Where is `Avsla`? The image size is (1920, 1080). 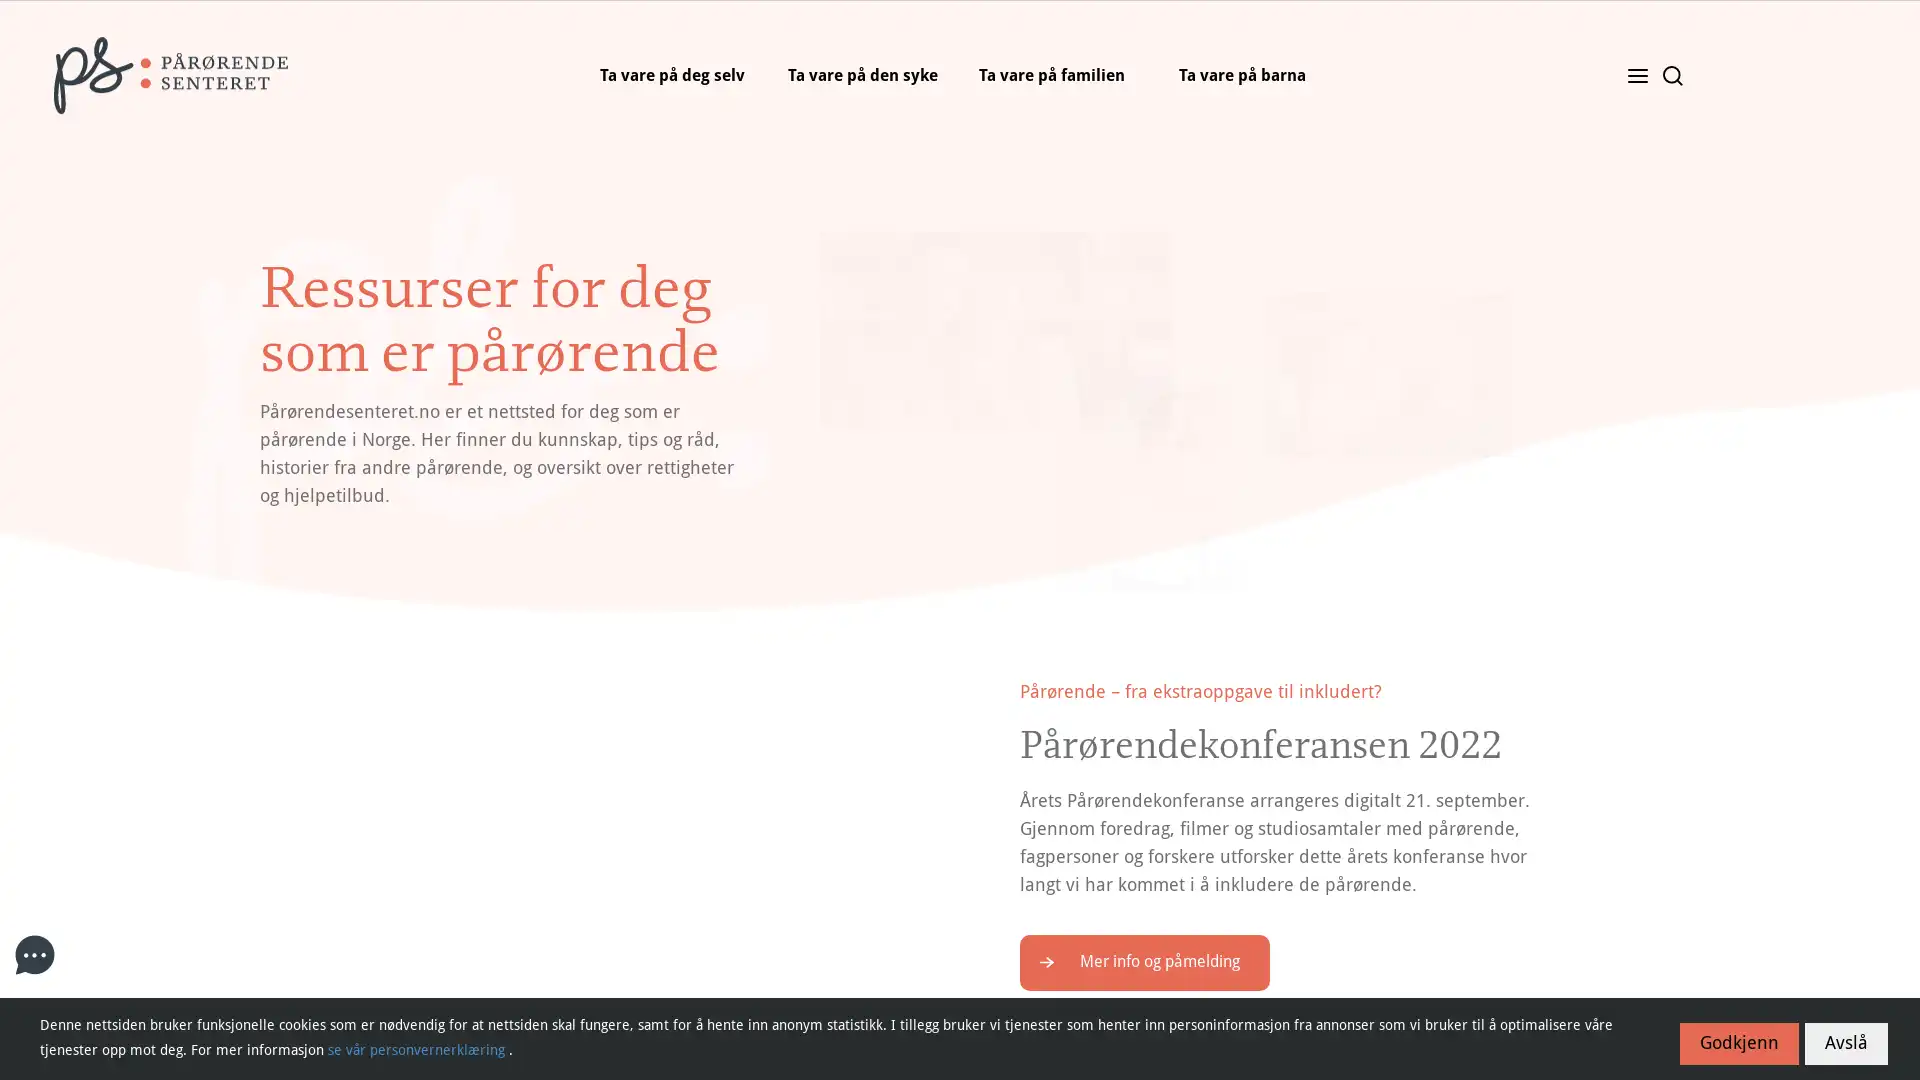 Avsla is located at coordinates (1844, 1043).